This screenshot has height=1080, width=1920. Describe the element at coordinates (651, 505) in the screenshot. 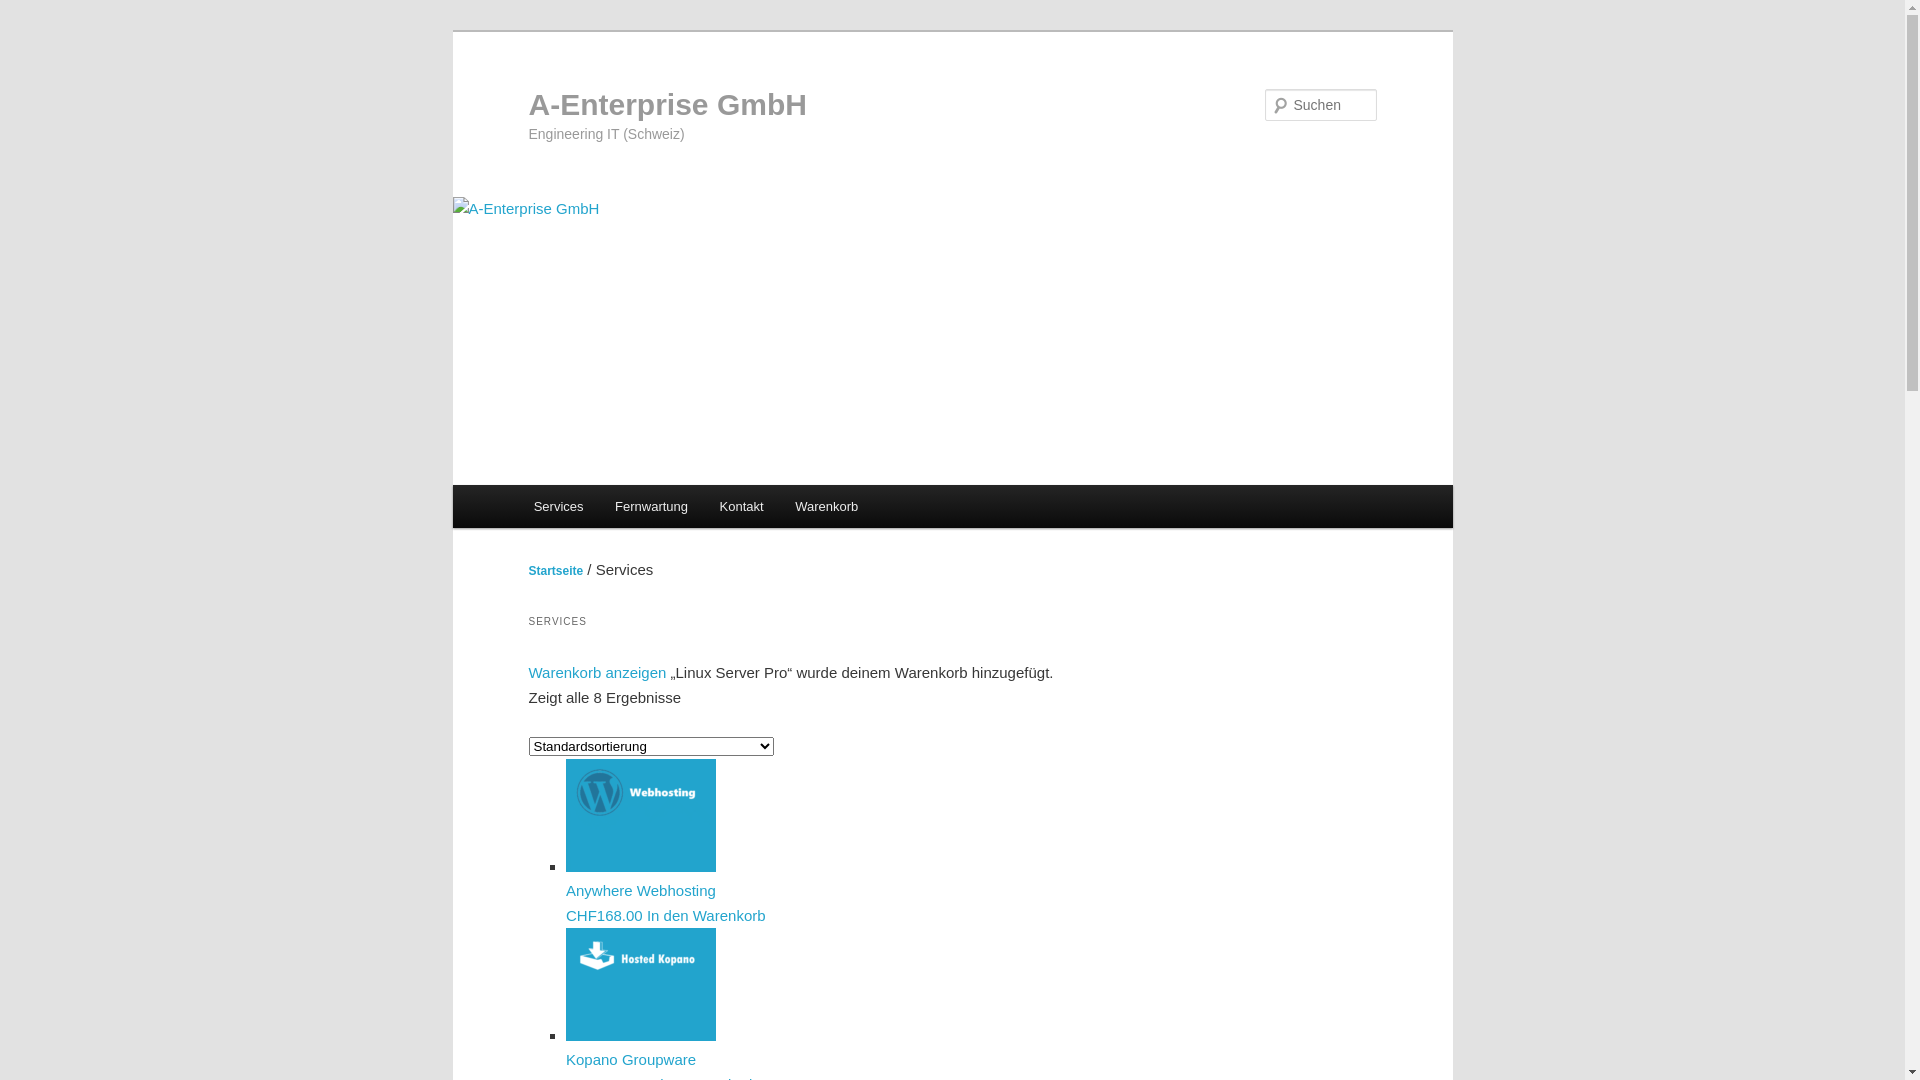

I see `'Fernwartung'` at that location.